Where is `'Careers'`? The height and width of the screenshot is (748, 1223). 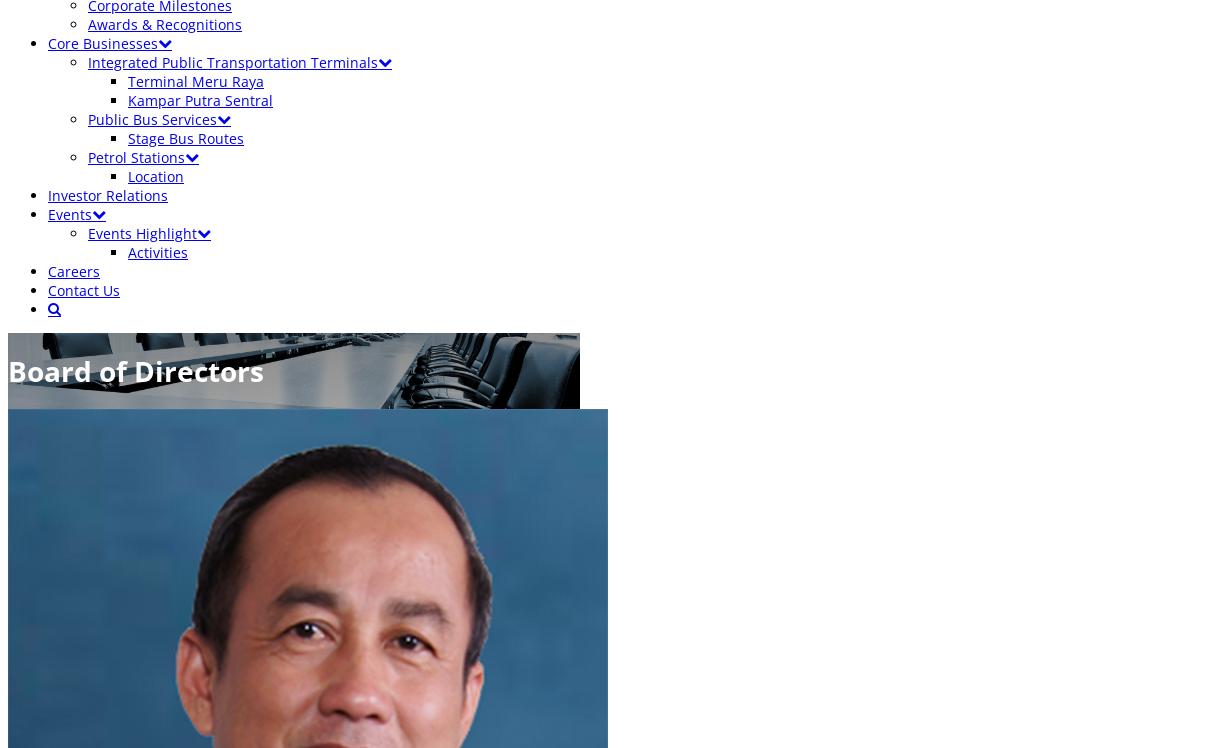 'Careers' is located at coordinates (72, 270).